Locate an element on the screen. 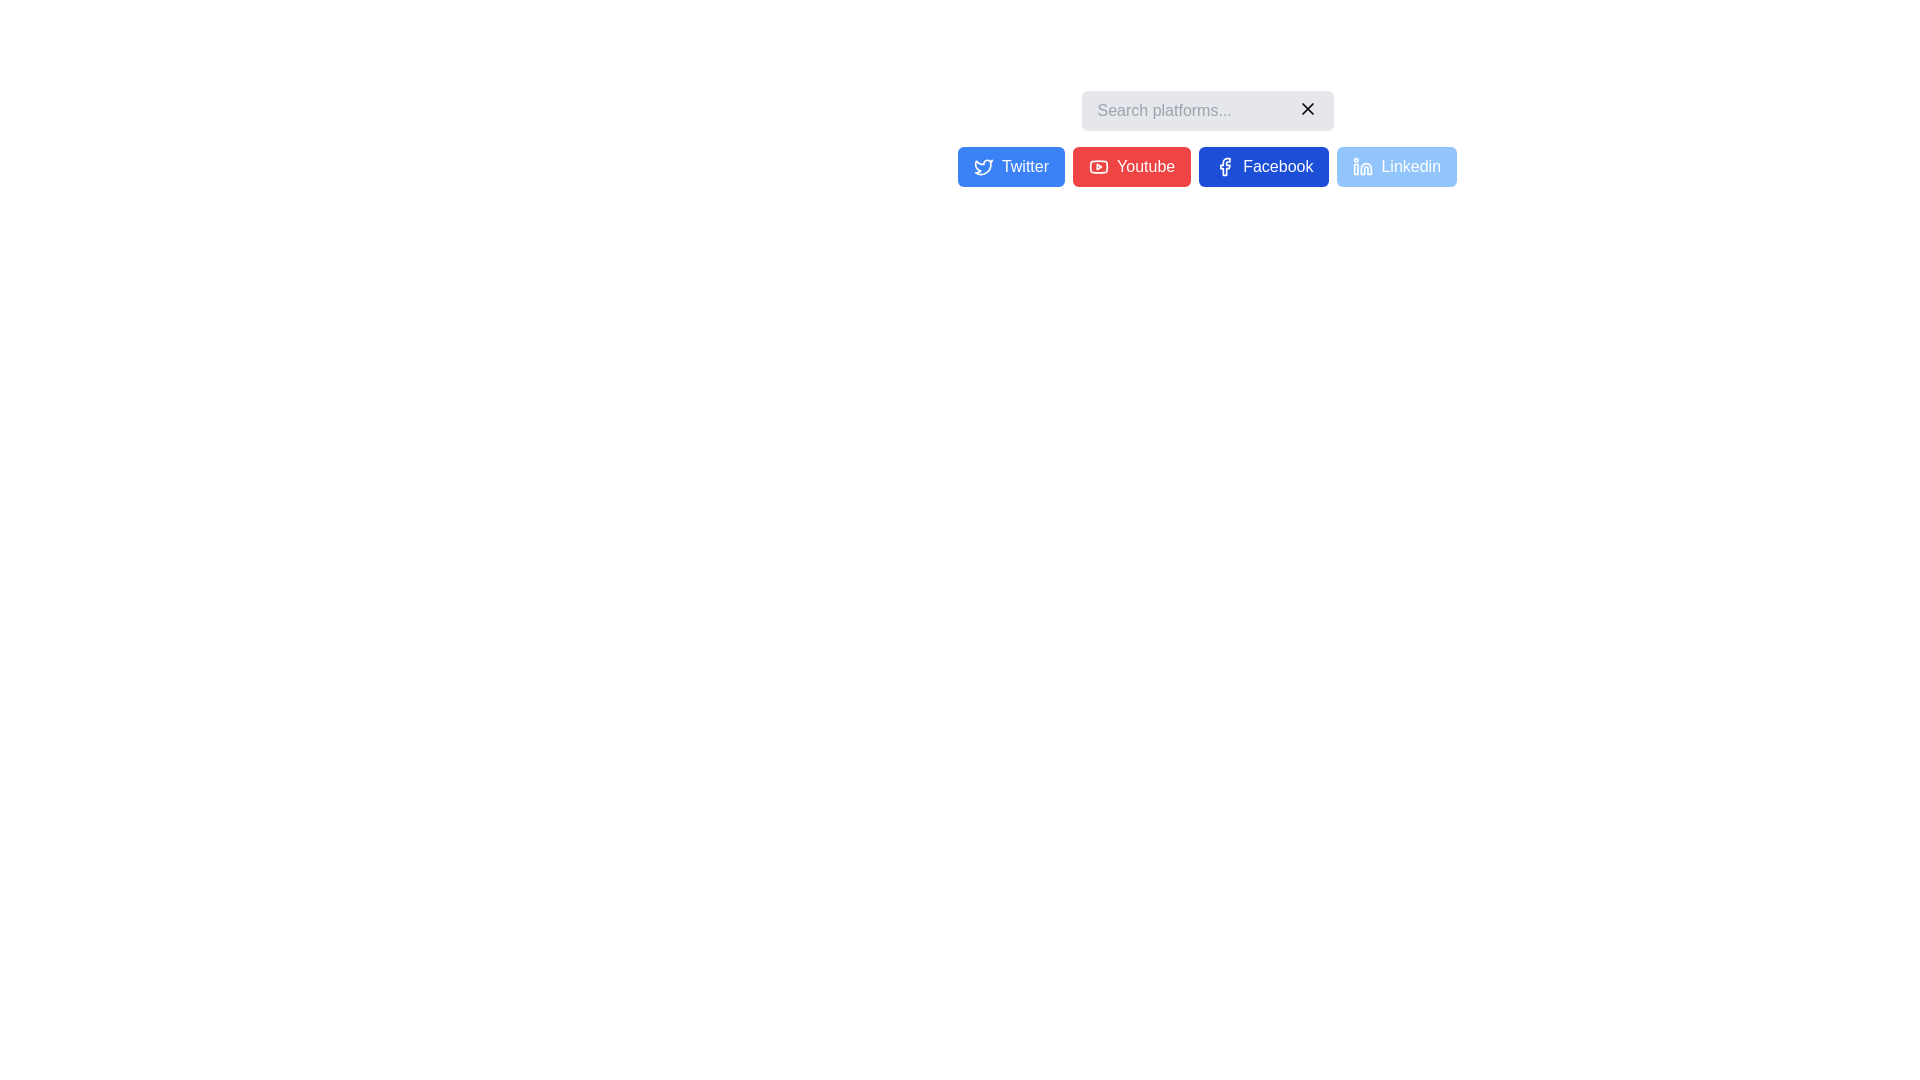  the button in the social media button group located below the search input field with the placeholder 'Search platforms...' is located at coordinates (1206, 165).